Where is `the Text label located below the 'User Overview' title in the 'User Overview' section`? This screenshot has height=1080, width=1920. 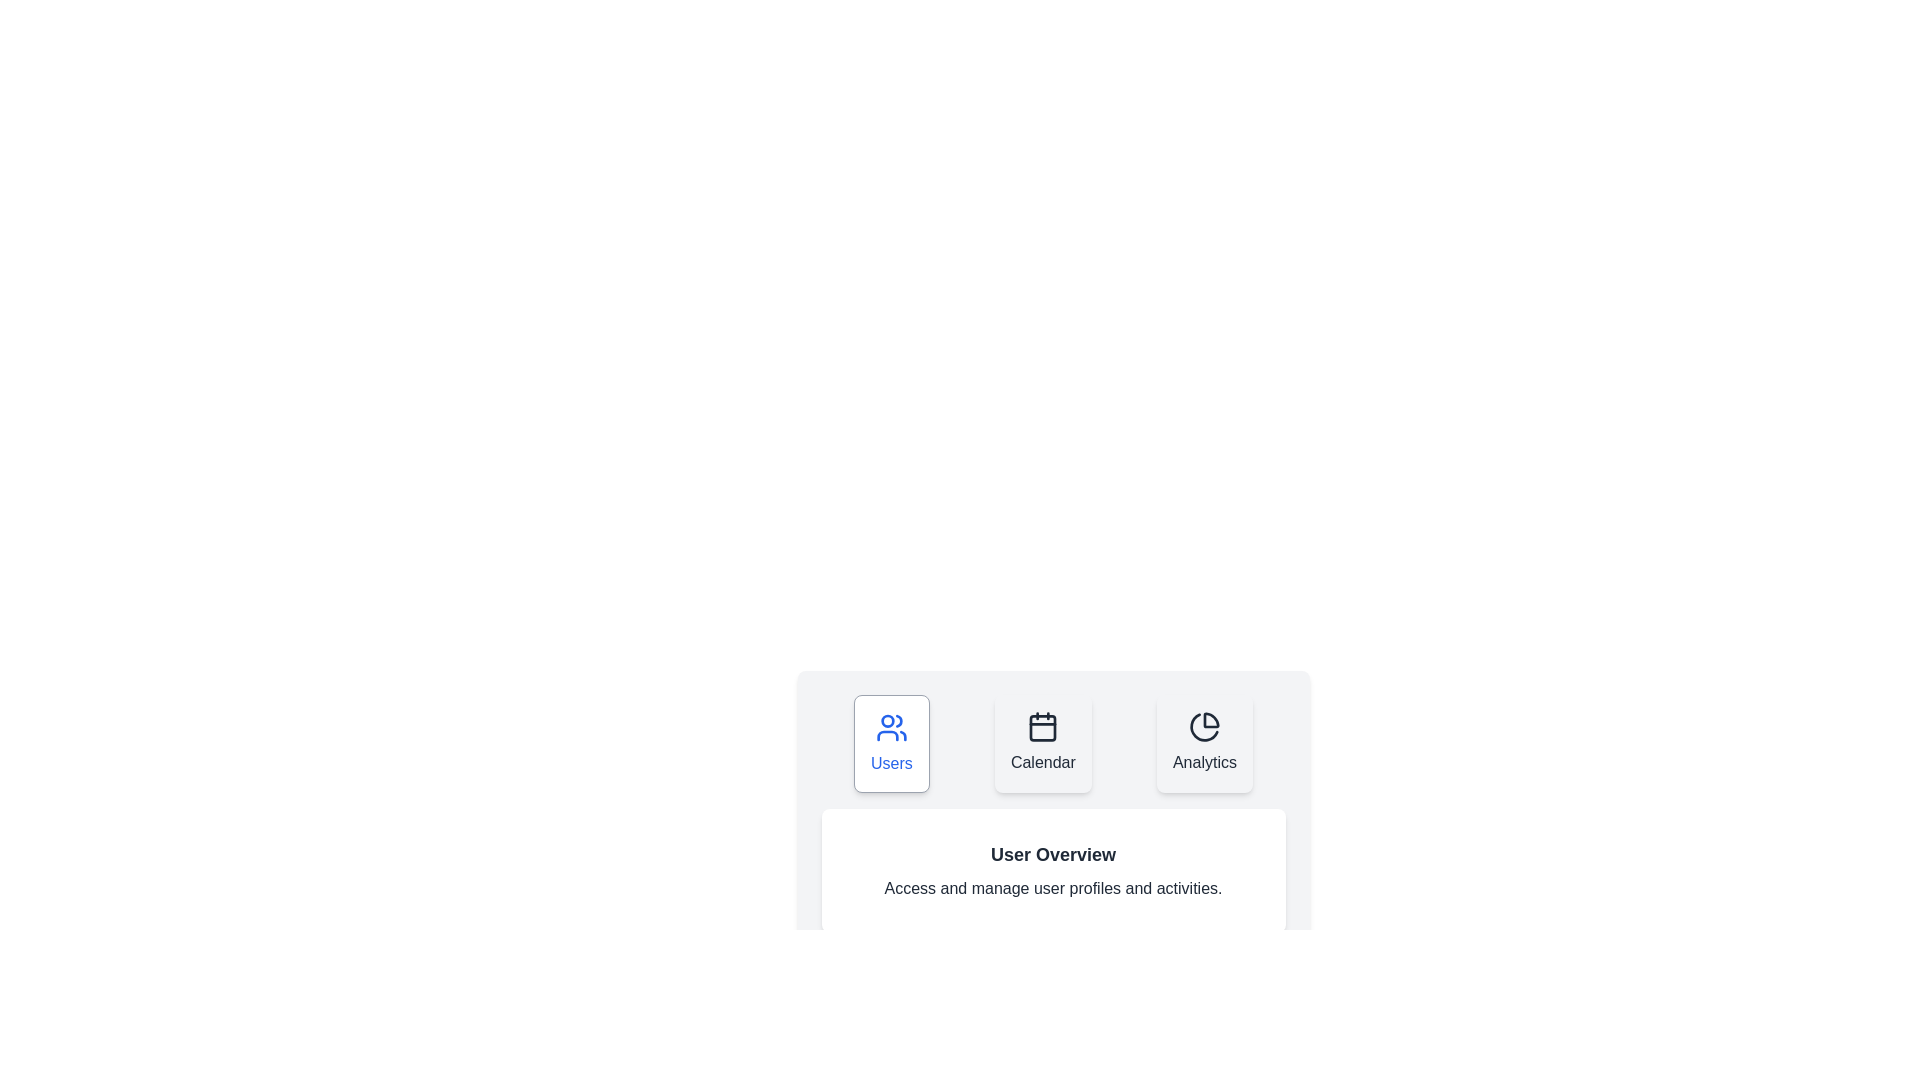 the Text label located below the 'User Overview' title in the 'User Overview' section is located at coordinates (1052, 887).